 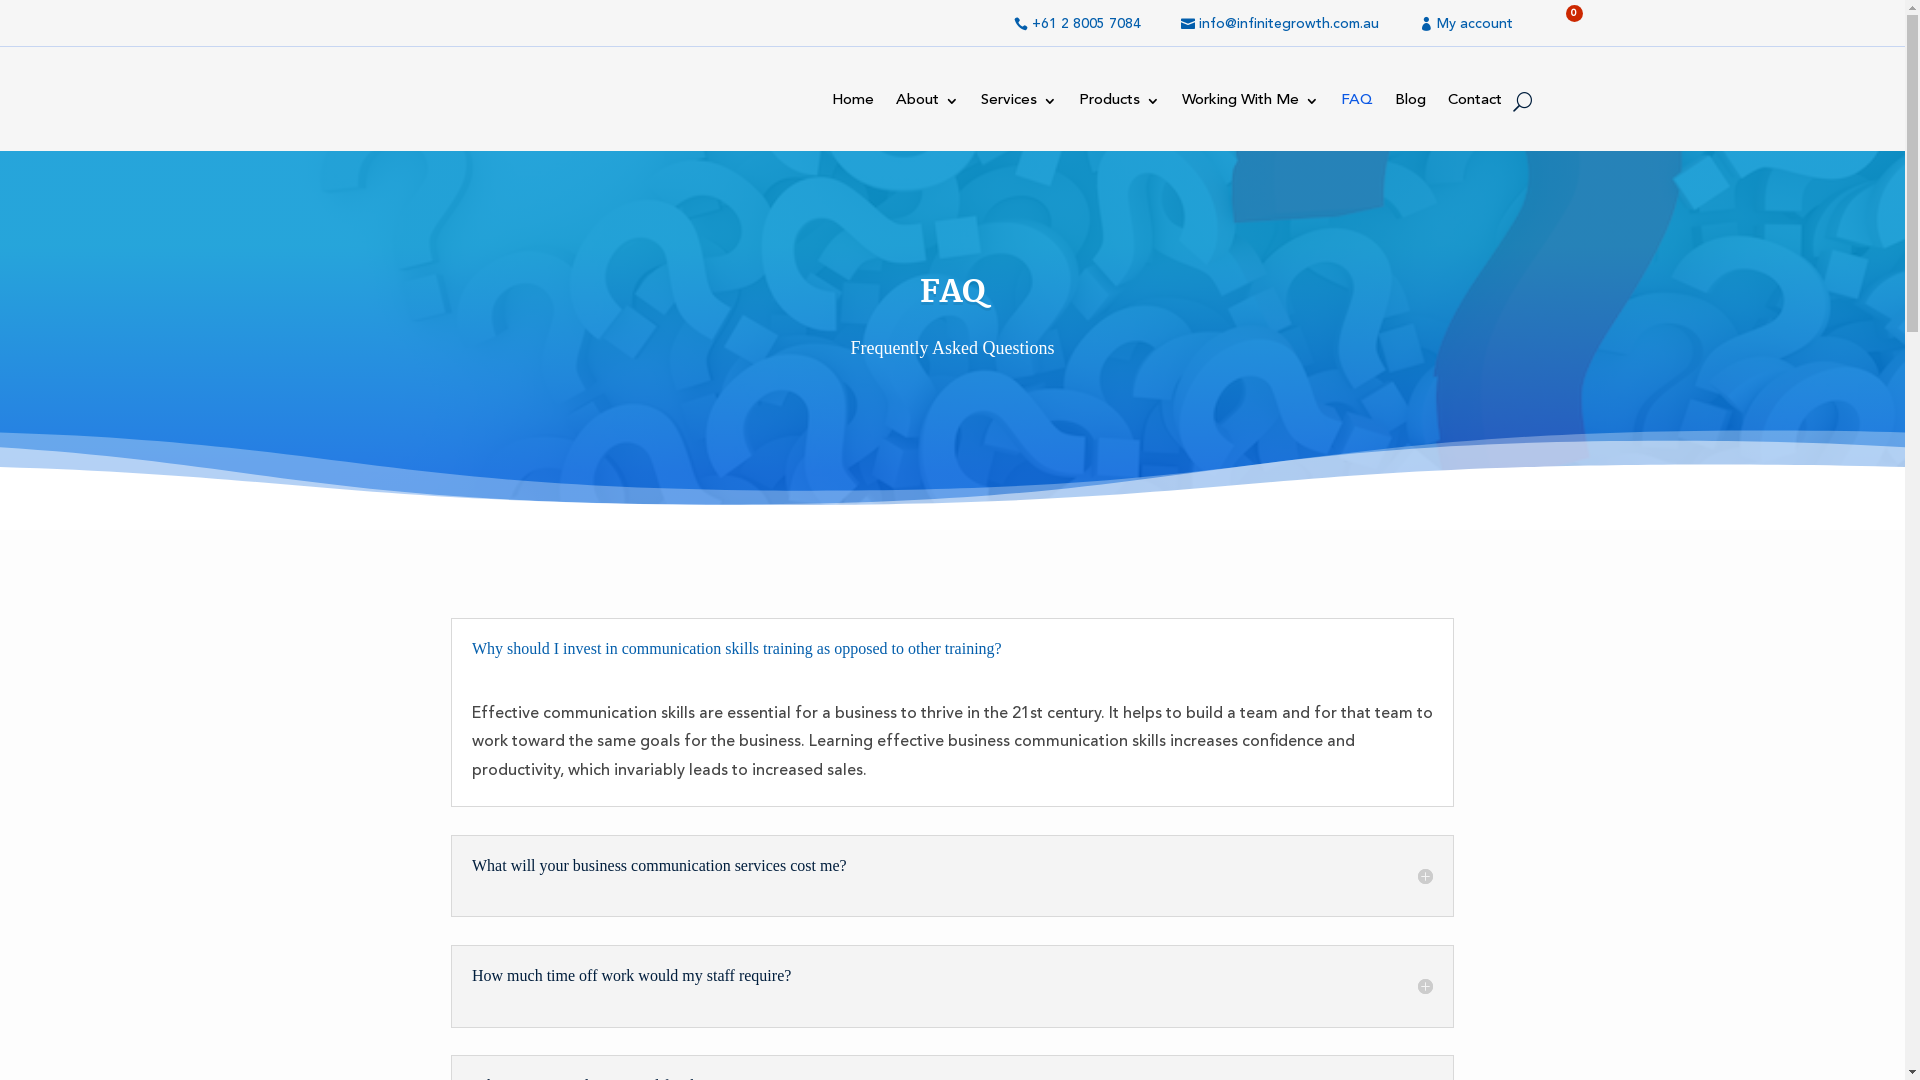 What do you see at coordinates (1555, 32) in the screenshot?
I see `'0'` at bounding box center [1555, 32].